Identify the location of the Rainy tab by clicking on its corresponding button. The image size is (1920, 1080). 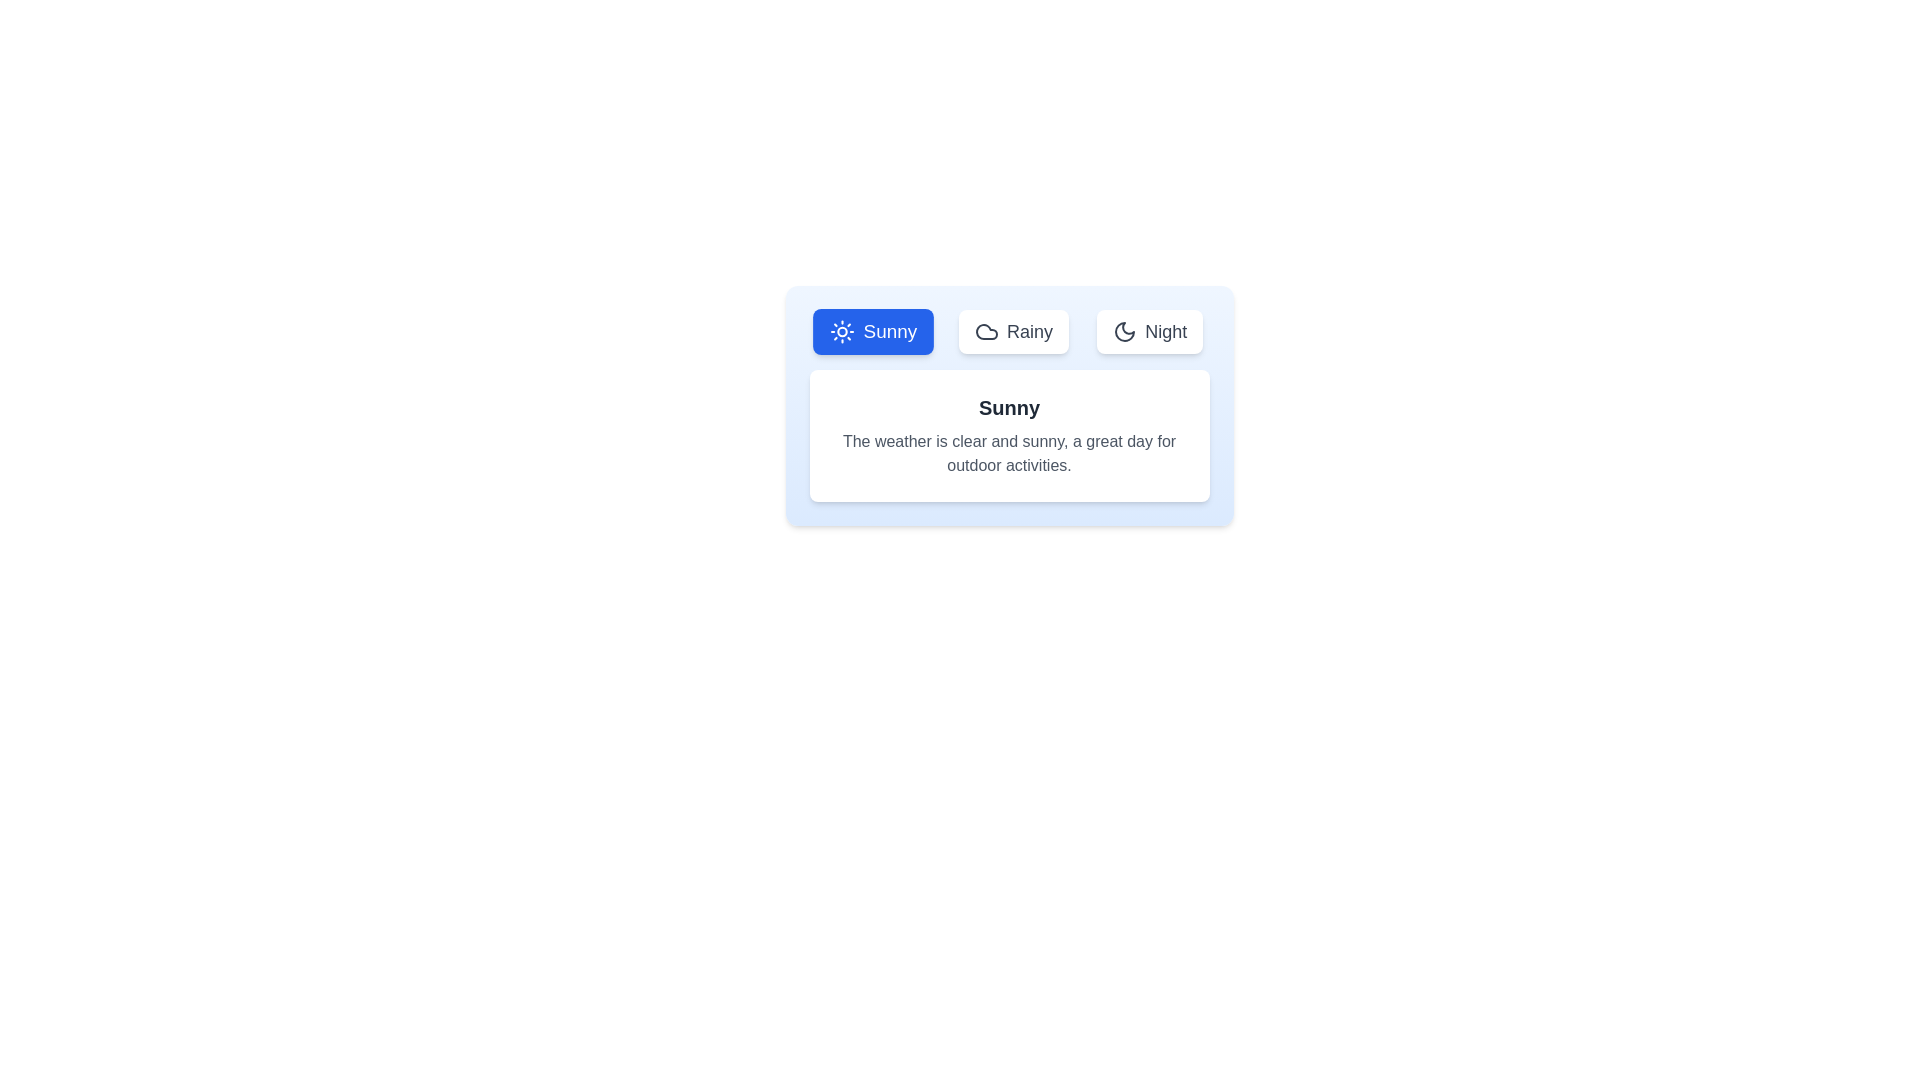
(1013, 330).